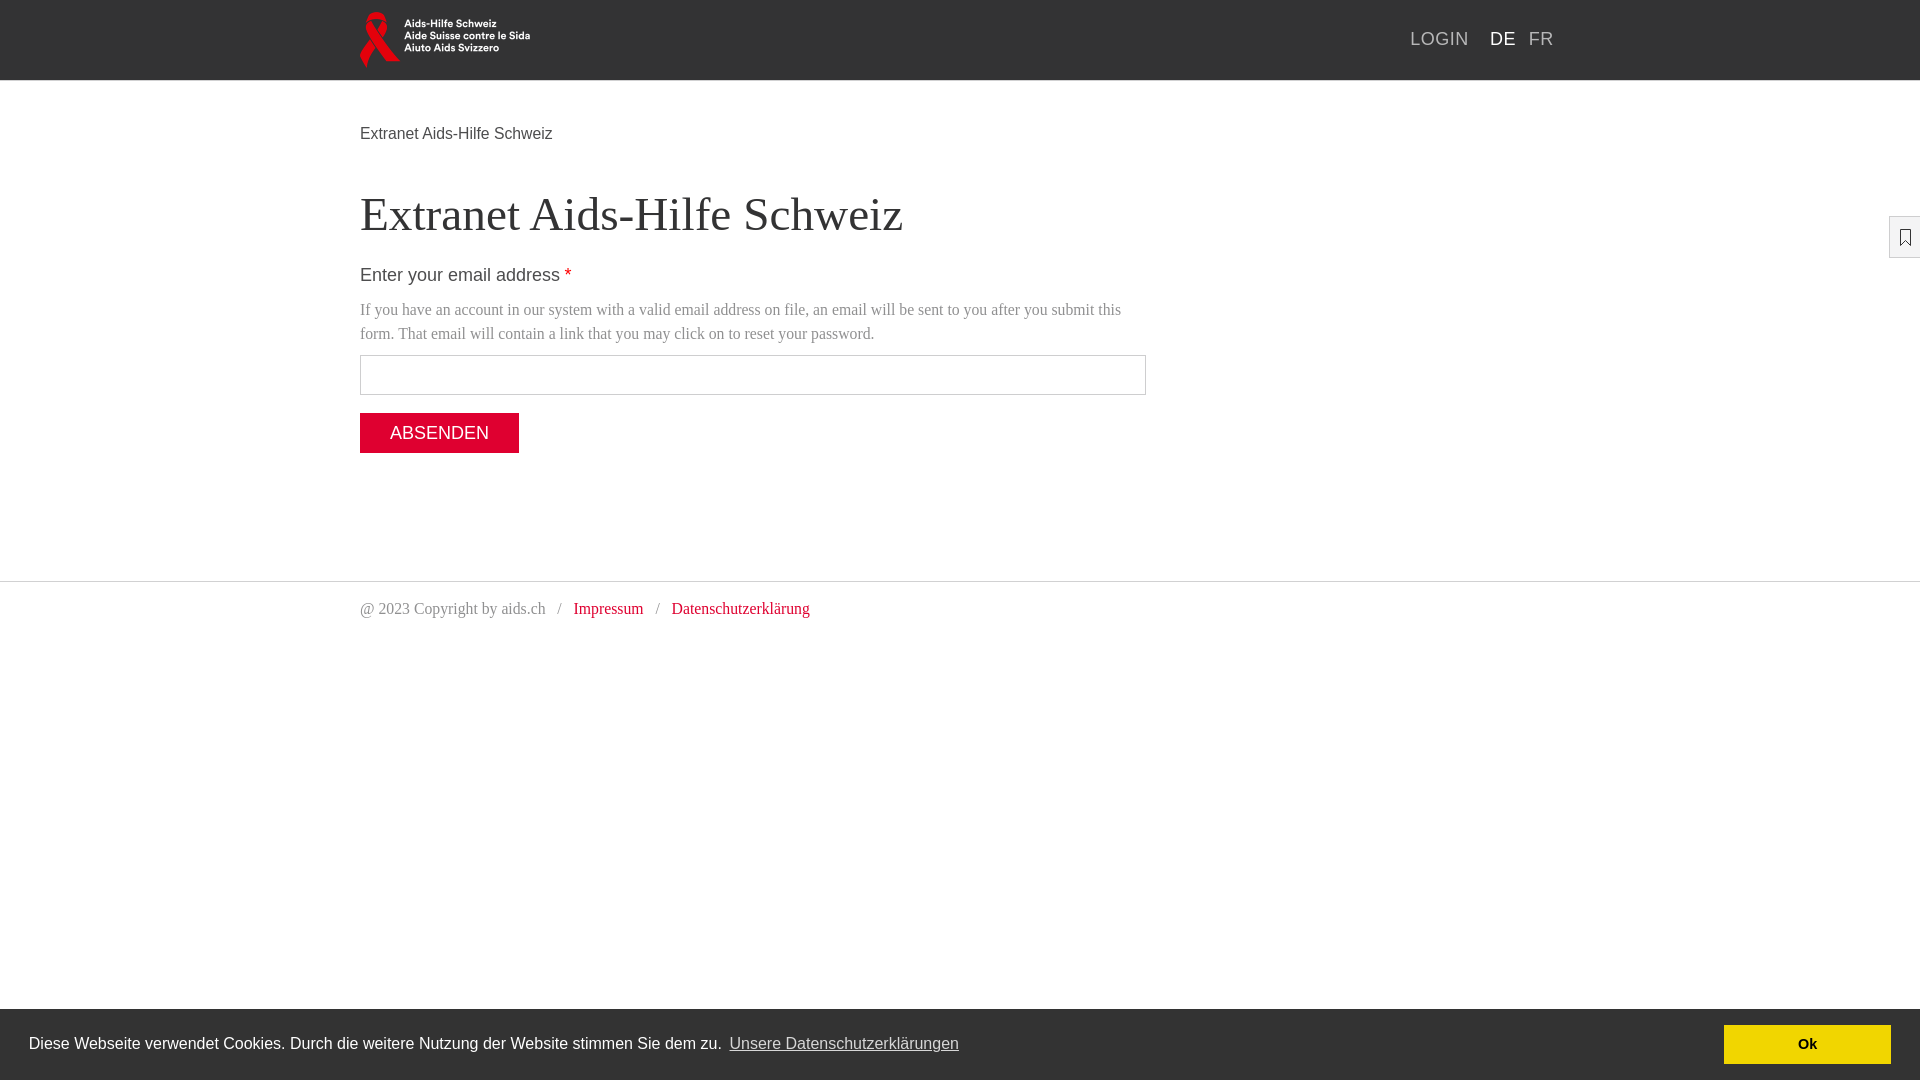 The height and width of the screenshot is (1080, 1920). Describe the element at coordinates (444, 39) in the screenshot. I see `'Home'` at that location.